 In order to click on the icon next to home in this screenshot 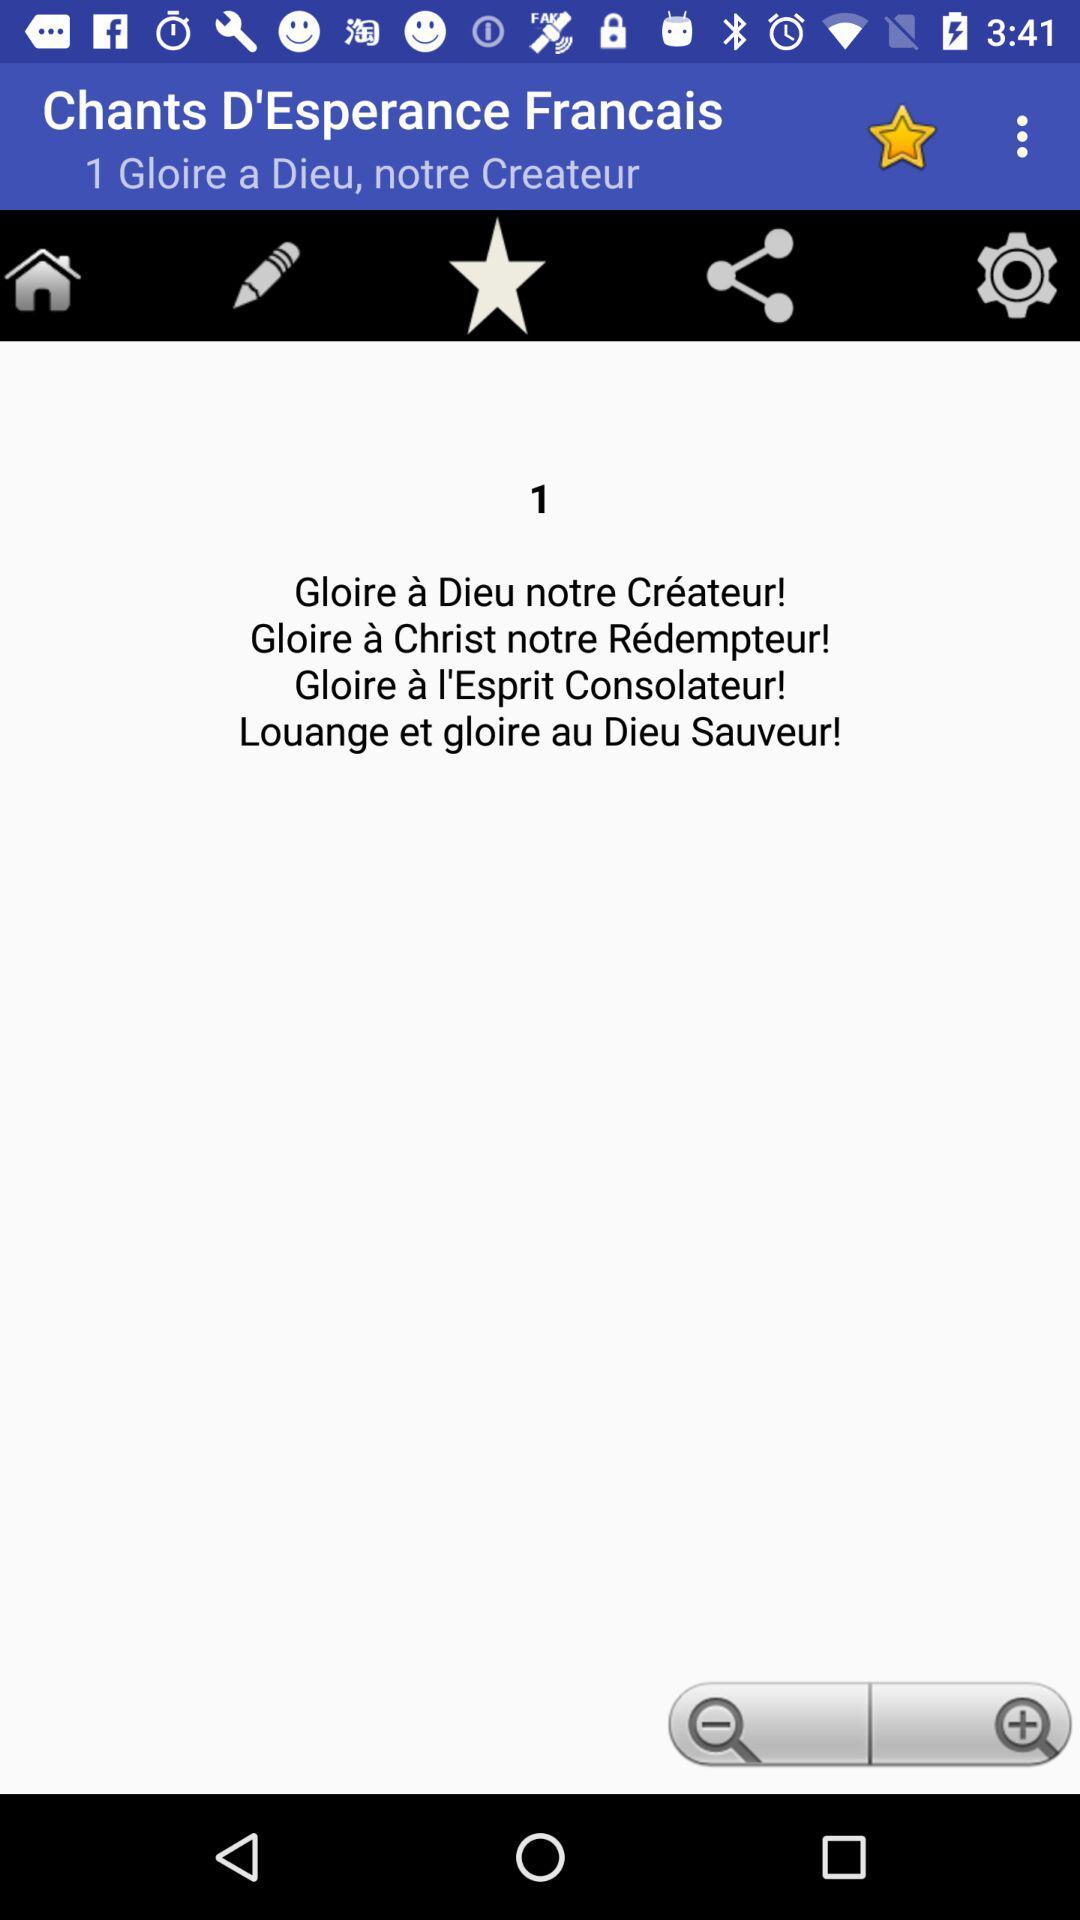, I will do `click(265, 273)`.